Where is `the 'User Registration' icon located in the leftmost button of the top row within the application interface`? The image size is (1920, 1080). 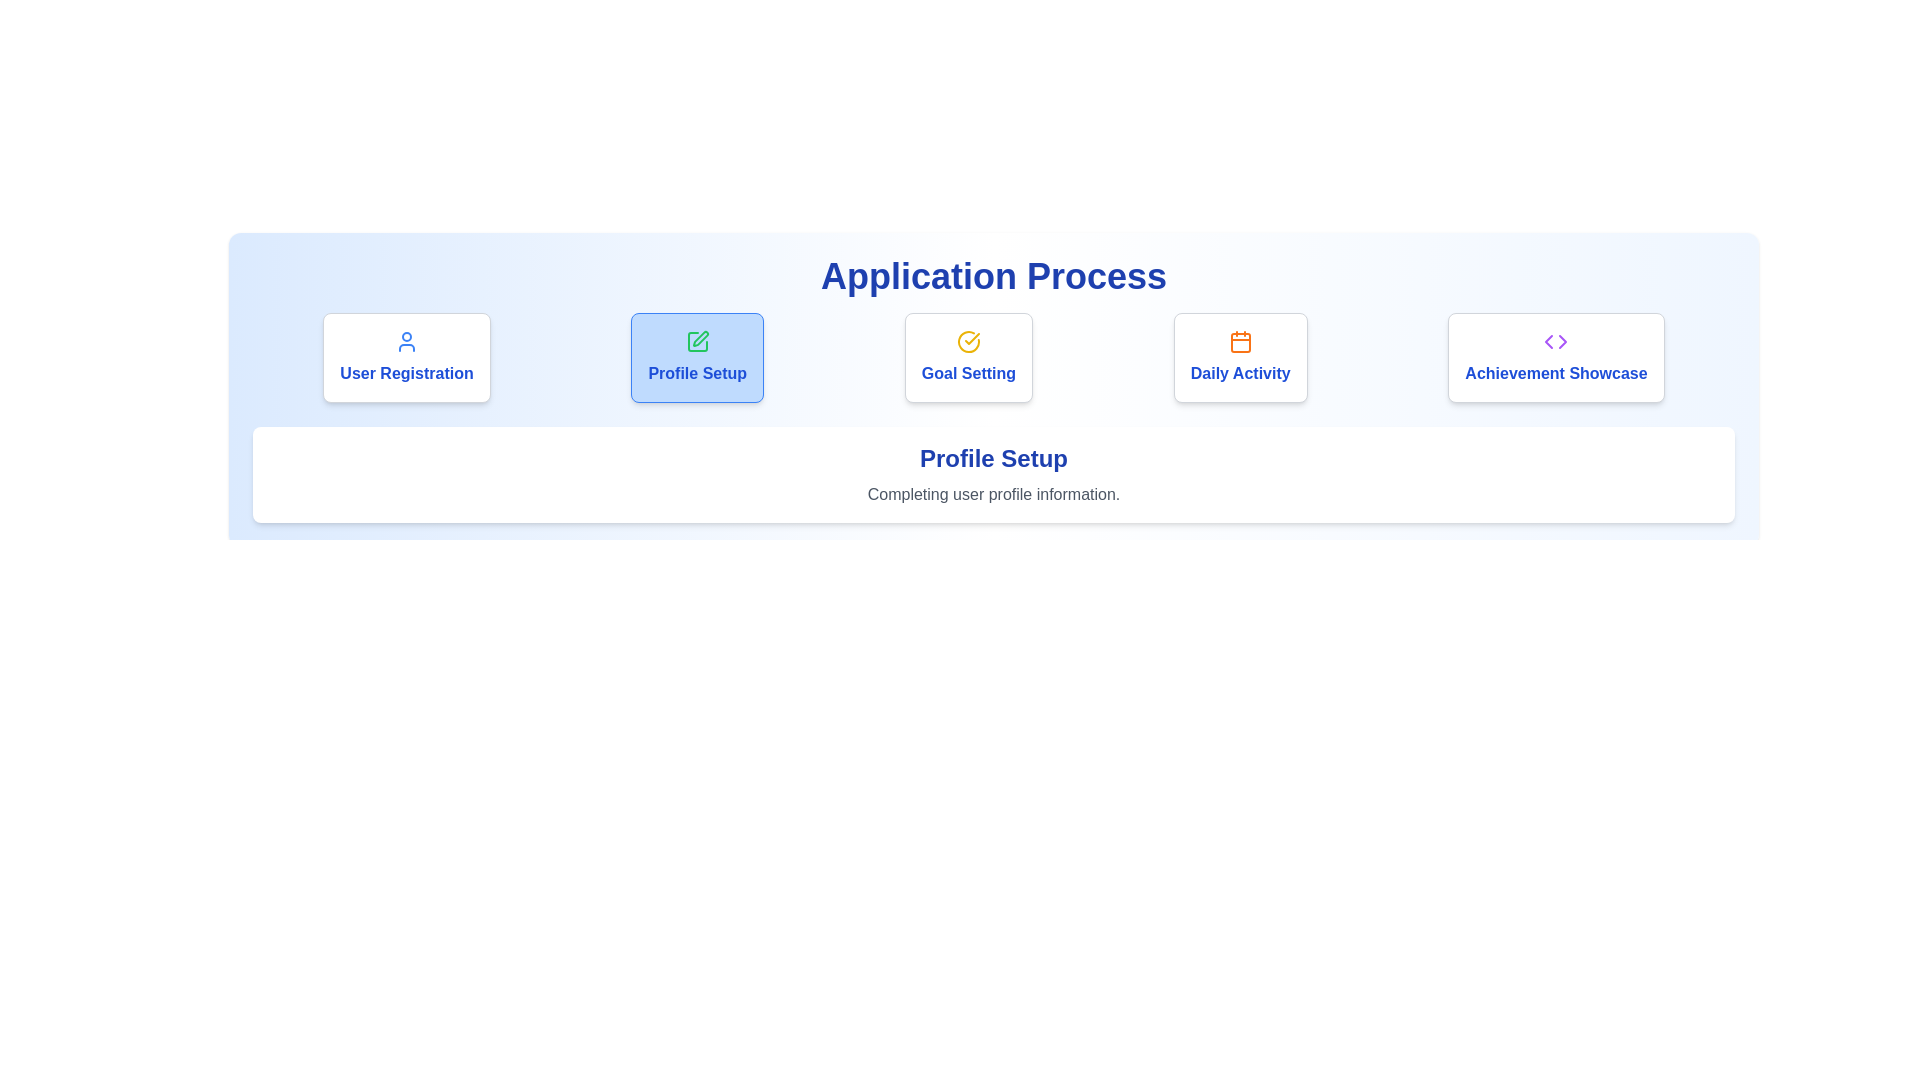
the 'User Registration' icon located in the leftmost button of the top row within the application interface is located at coordinates (406, 341).